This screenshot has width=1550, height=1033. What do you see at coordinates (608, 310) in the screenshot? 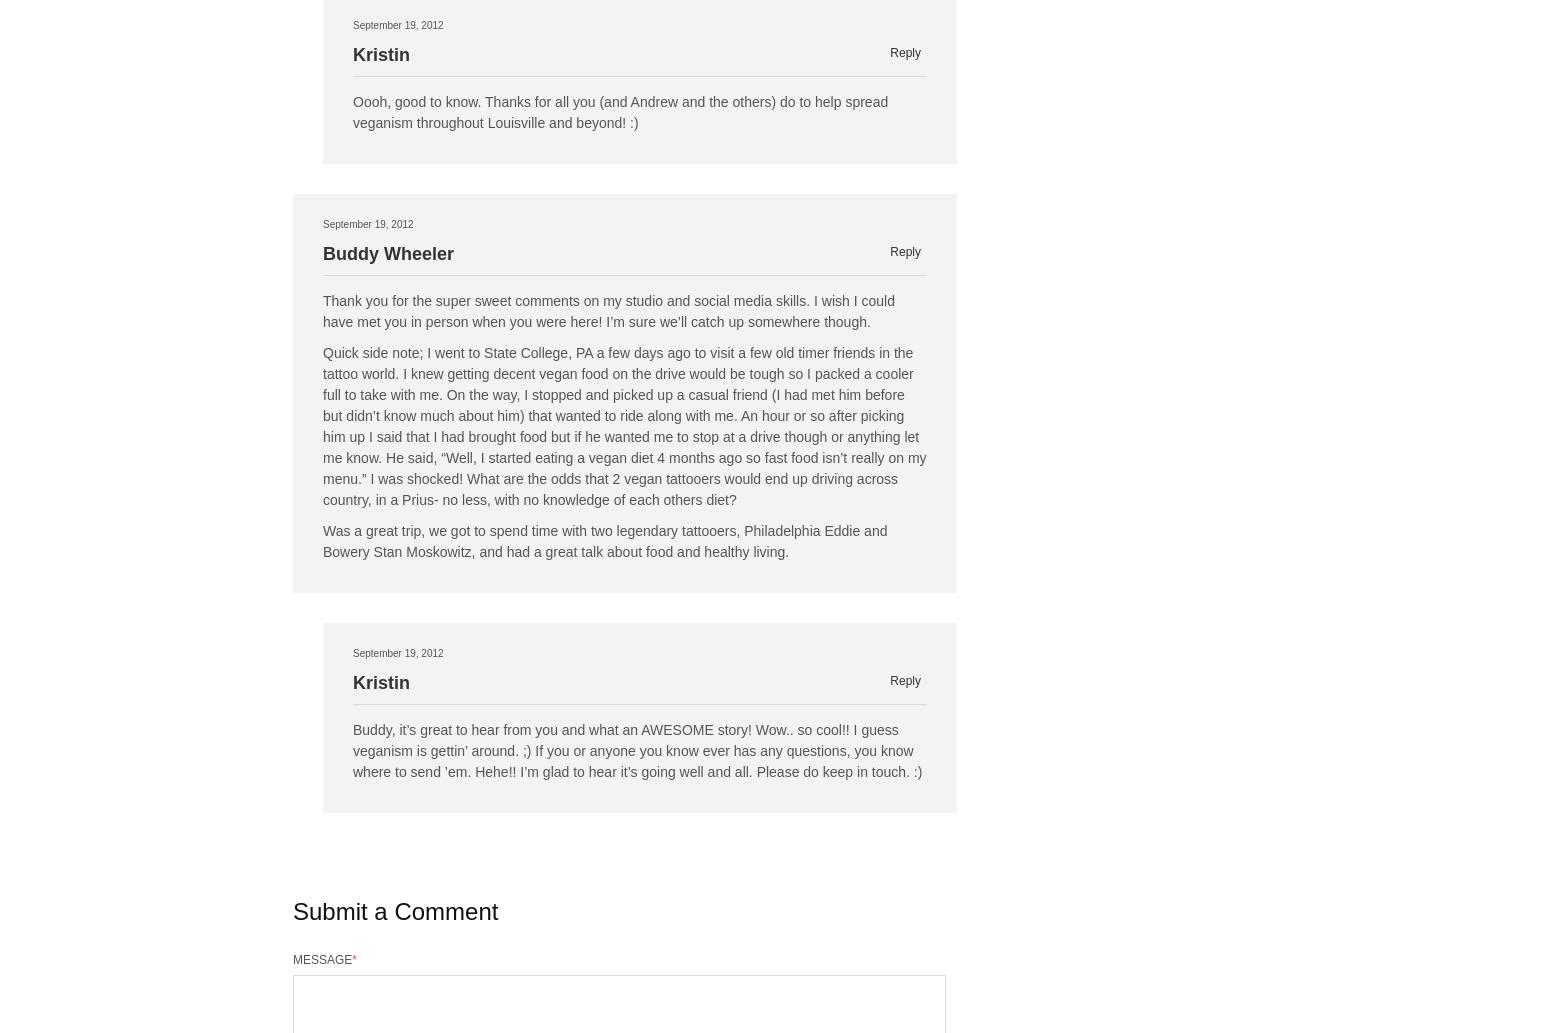
I see `'Thank you for the super sweet comments on my studio and social media skills.  I wish I could have met you in person when you were here!  I’m sure we’ll catch up somewhere though.'` at bounding box center [608, 310].